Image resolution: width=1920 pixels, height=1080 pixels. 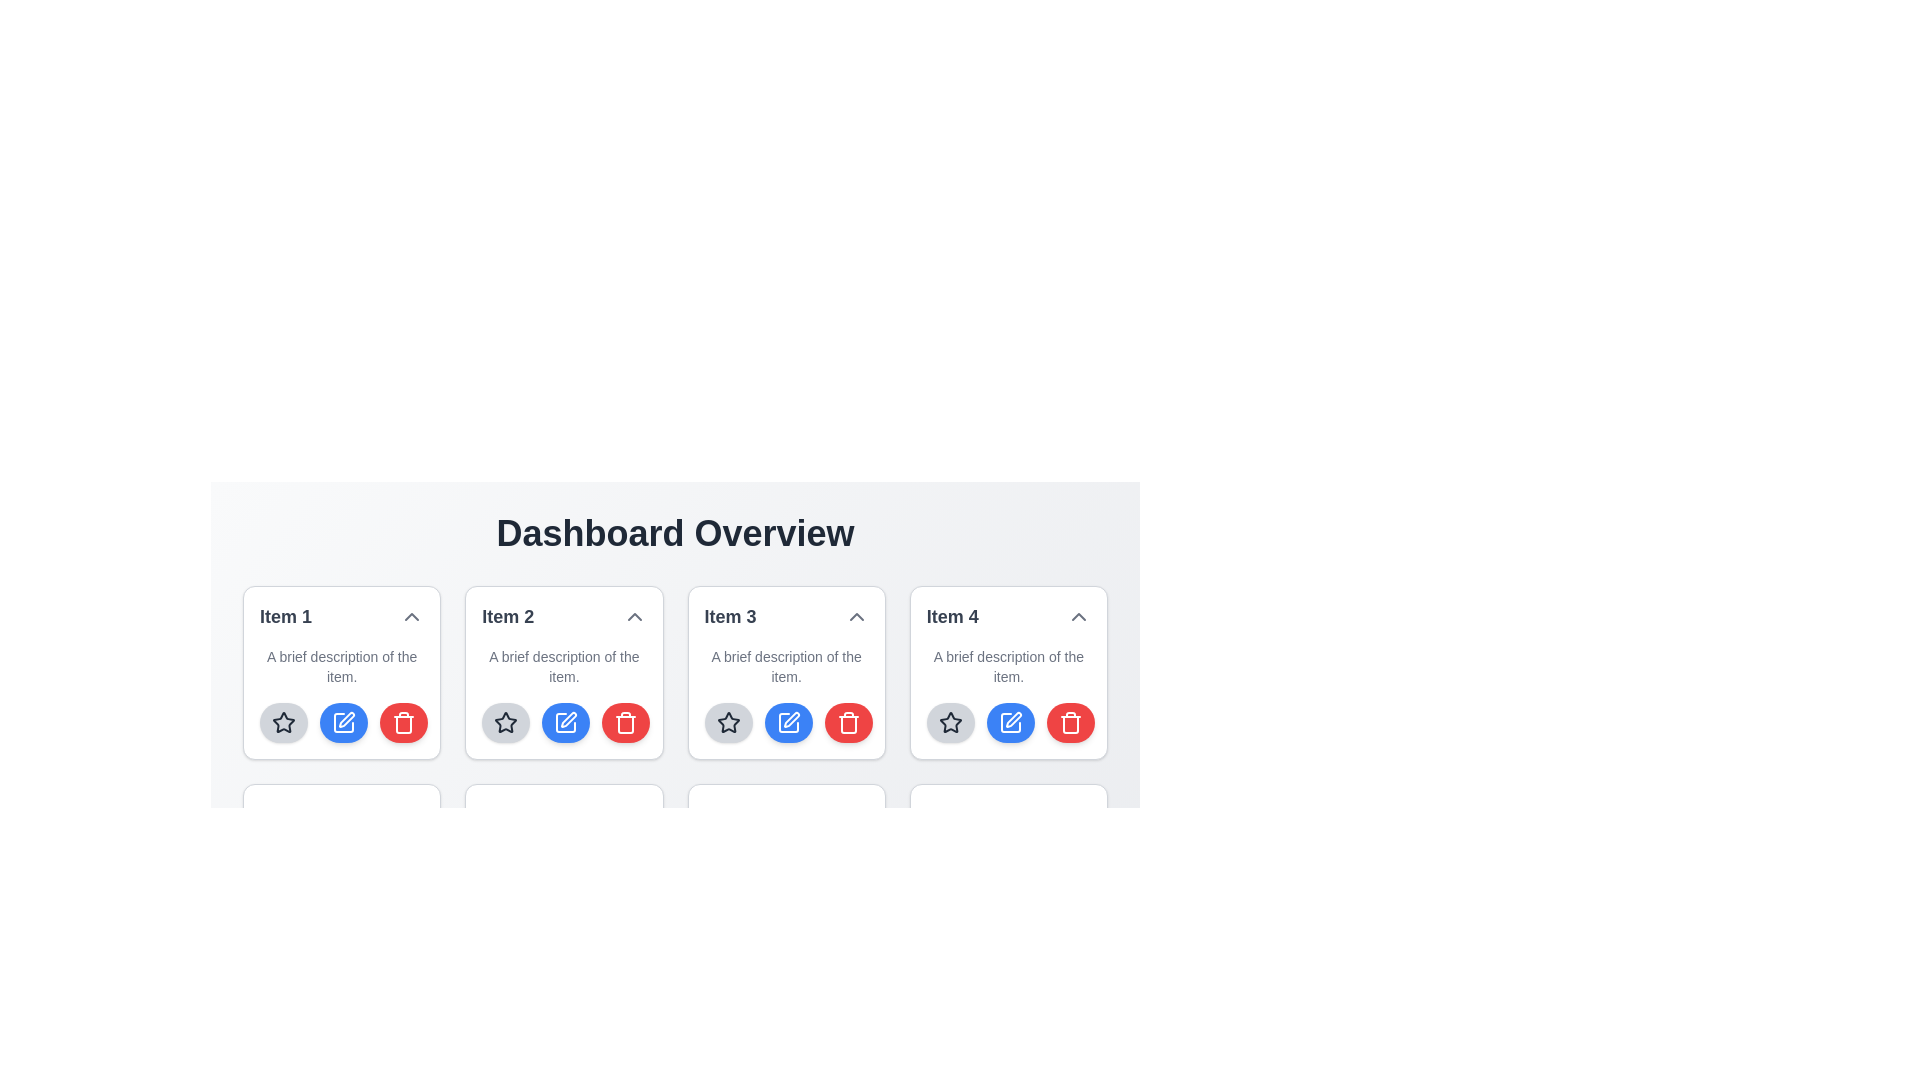 What do you see at coordinates (727, 722) in the screenshot?
I see `the star-shaped icon button located as the leftmost icon in the action button row of the third card under the 'Dashboard Overview' section to mark it` at bounding box center [727, 722].